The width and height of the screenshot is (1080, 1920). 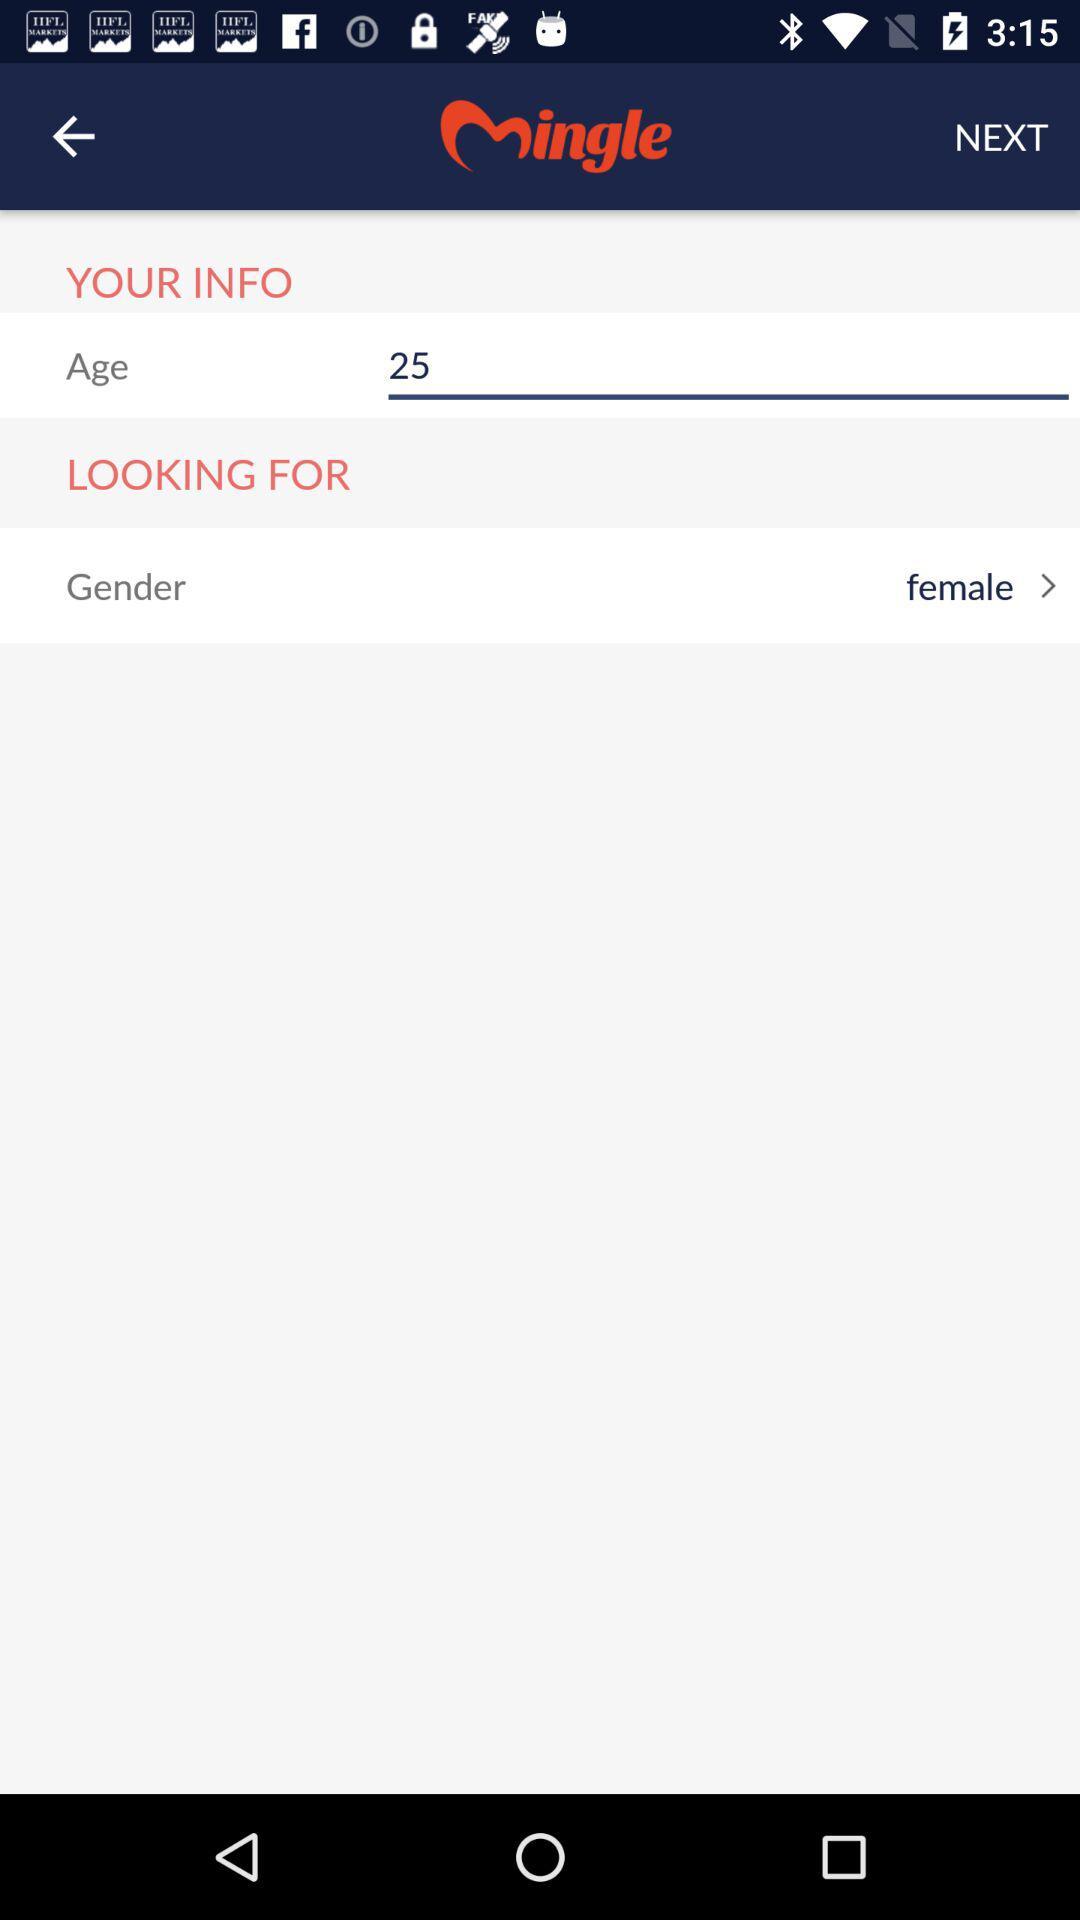 What do you see at coordinates (1001, 135) in the screenshot?
I see `the next item` at bounding box center [1001, 135].